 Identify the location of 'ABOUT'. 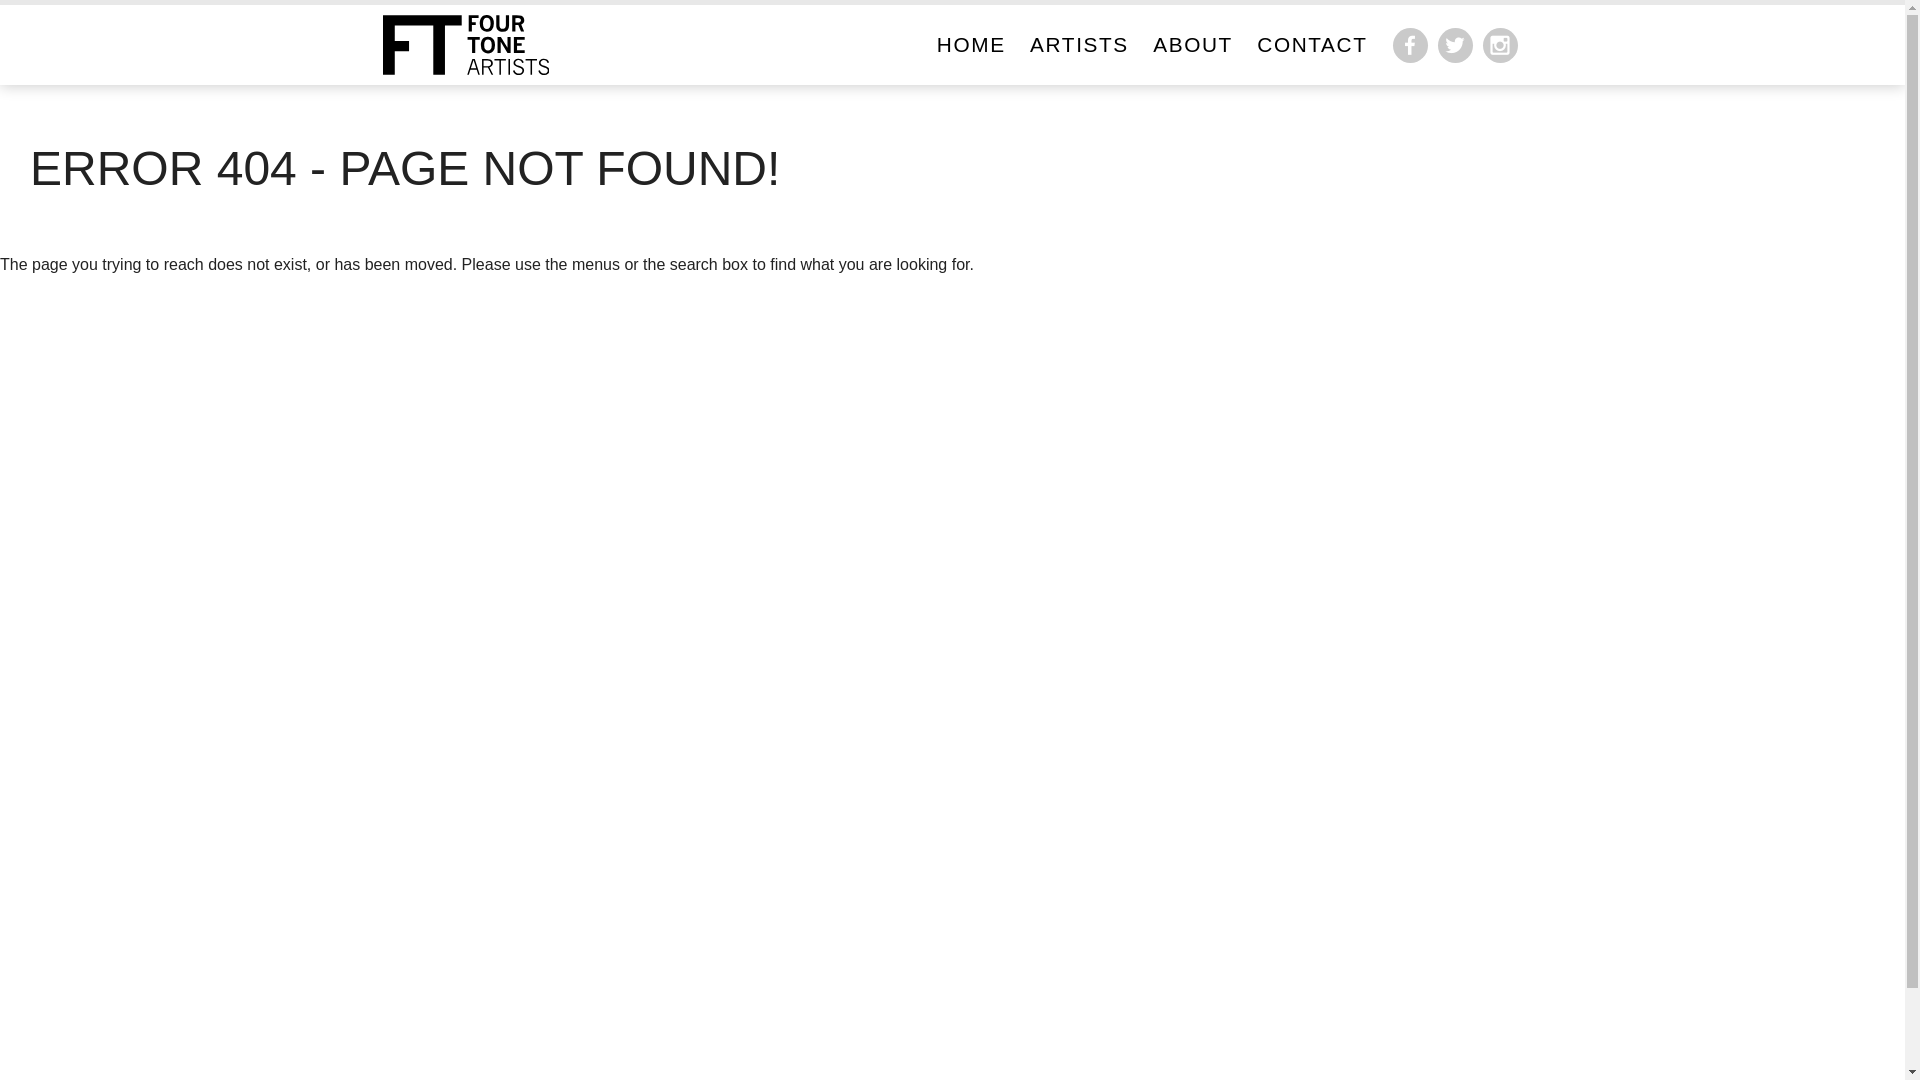
(1193, 44).